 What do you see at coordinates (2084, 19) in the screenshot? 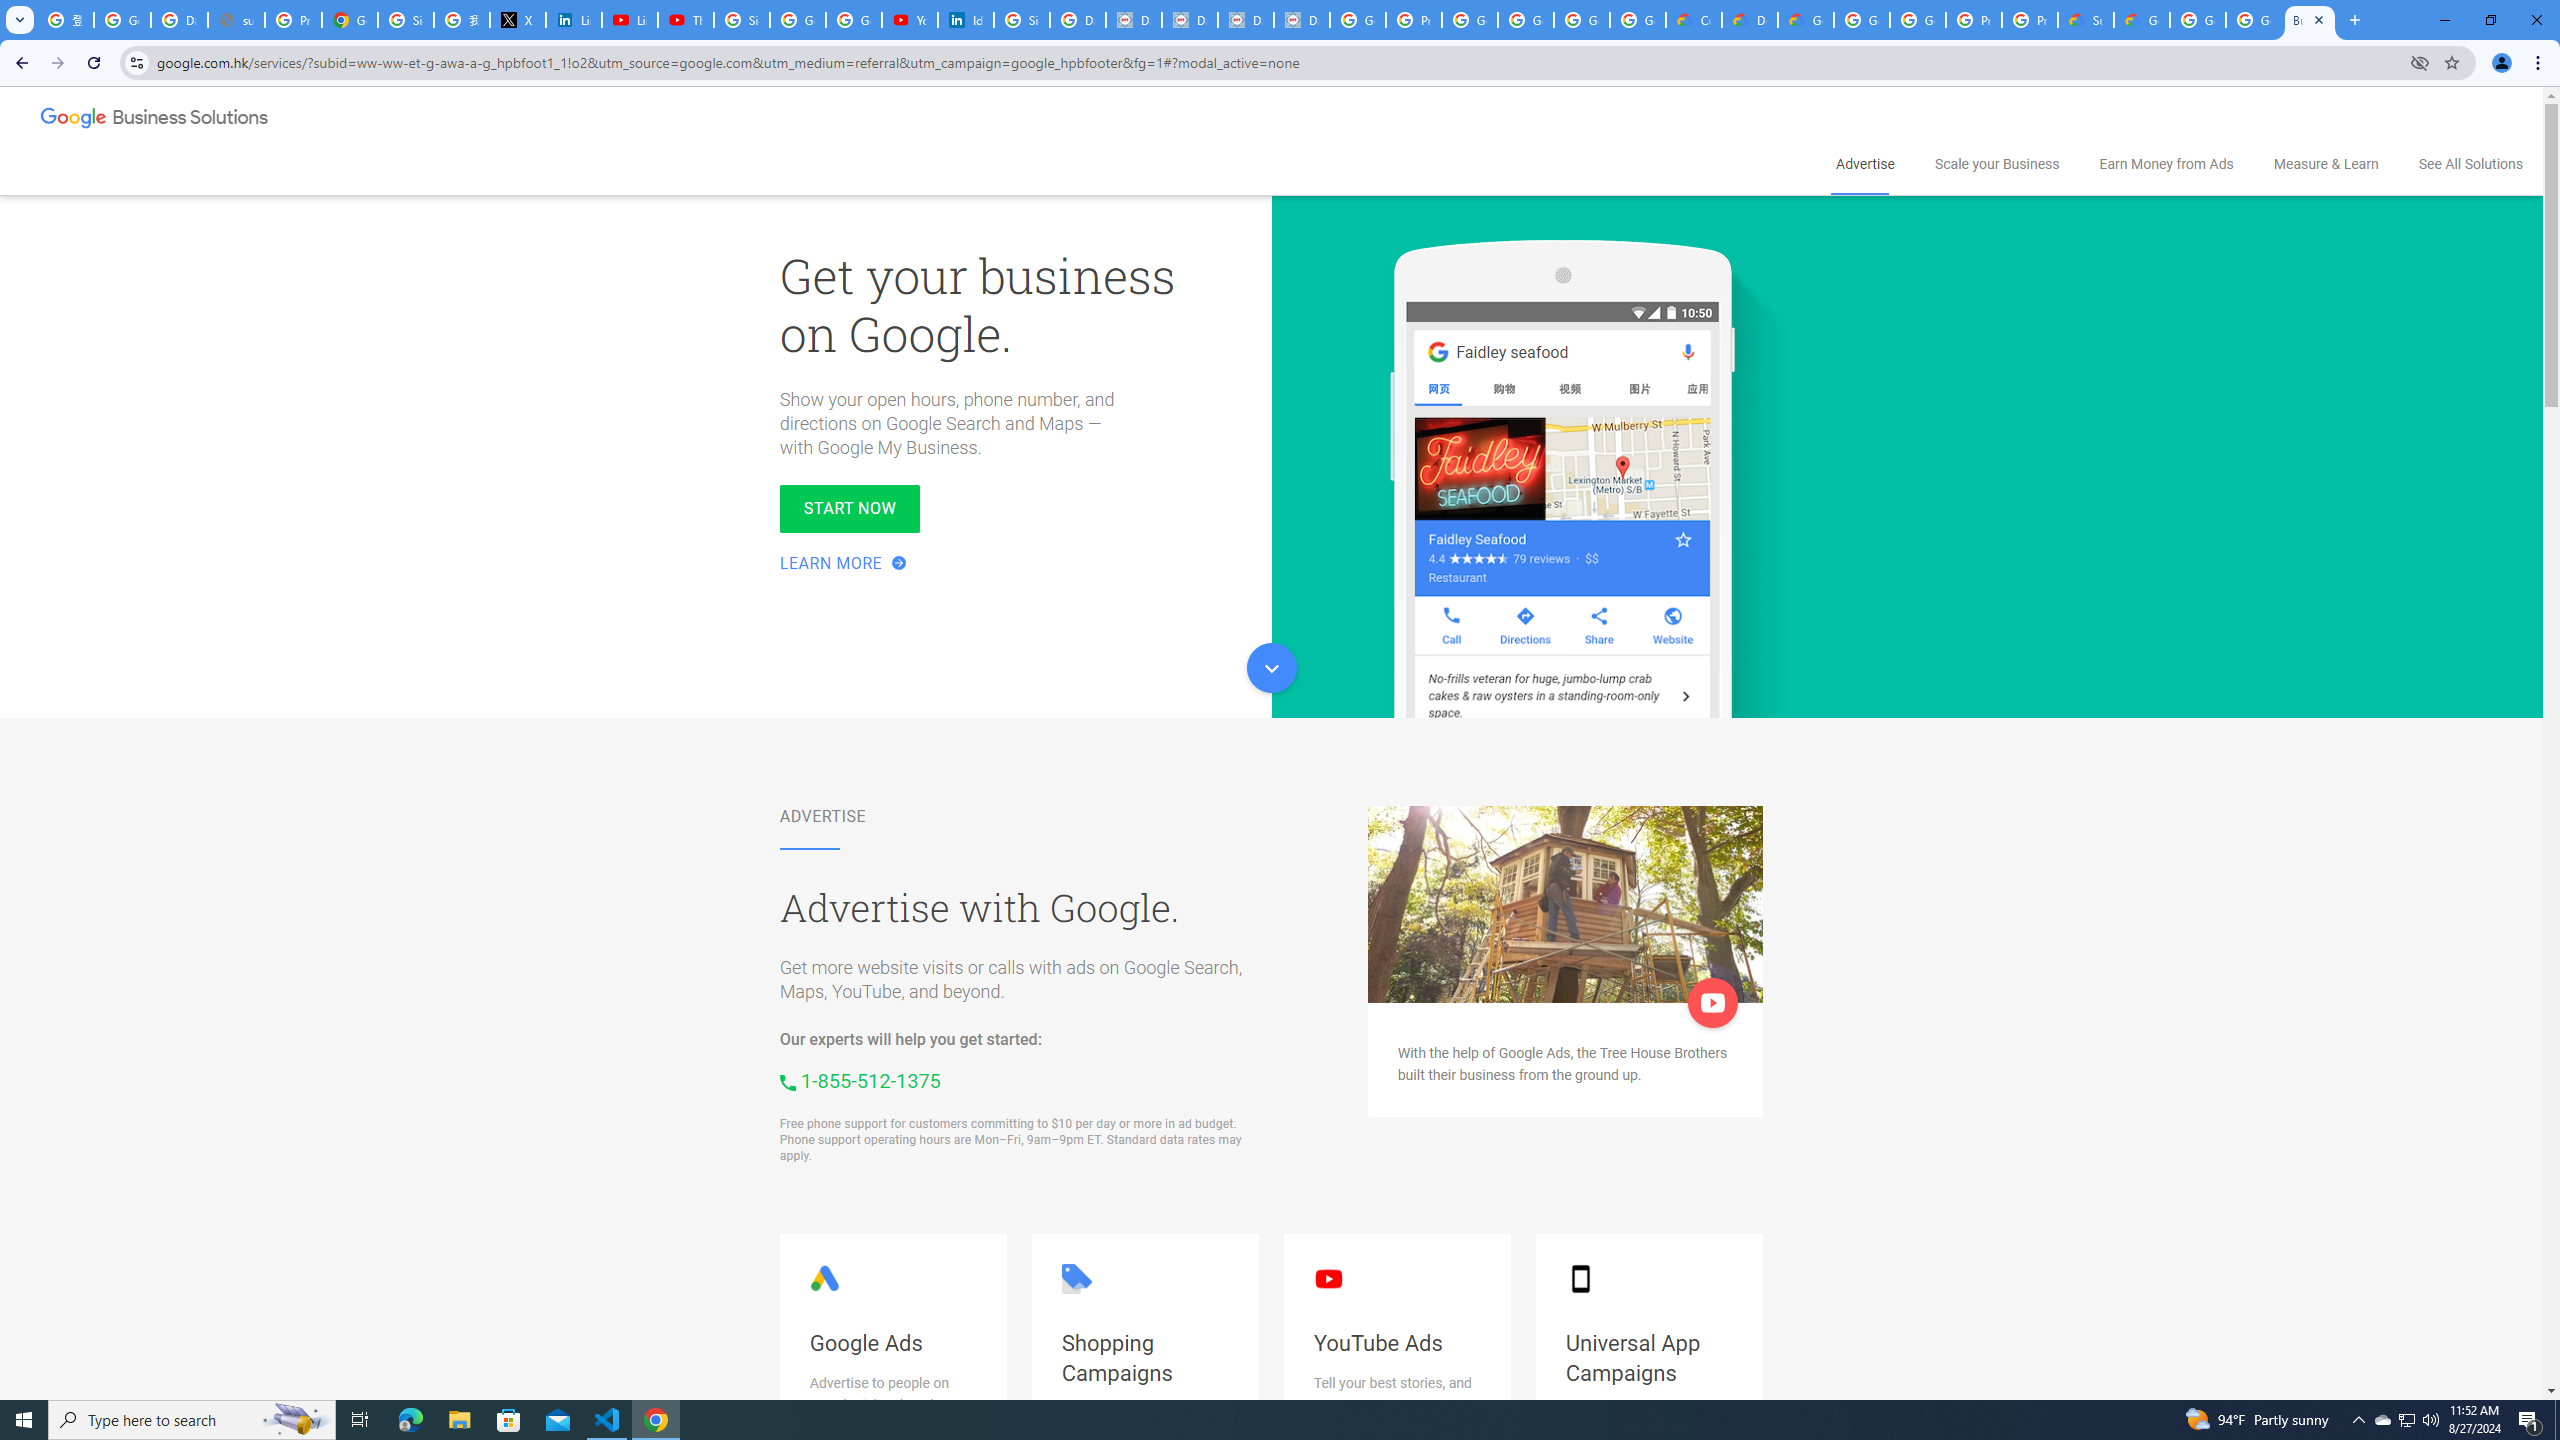
I see `'Support Hub | Google Cloud'` at bounding box center [2084, 19].